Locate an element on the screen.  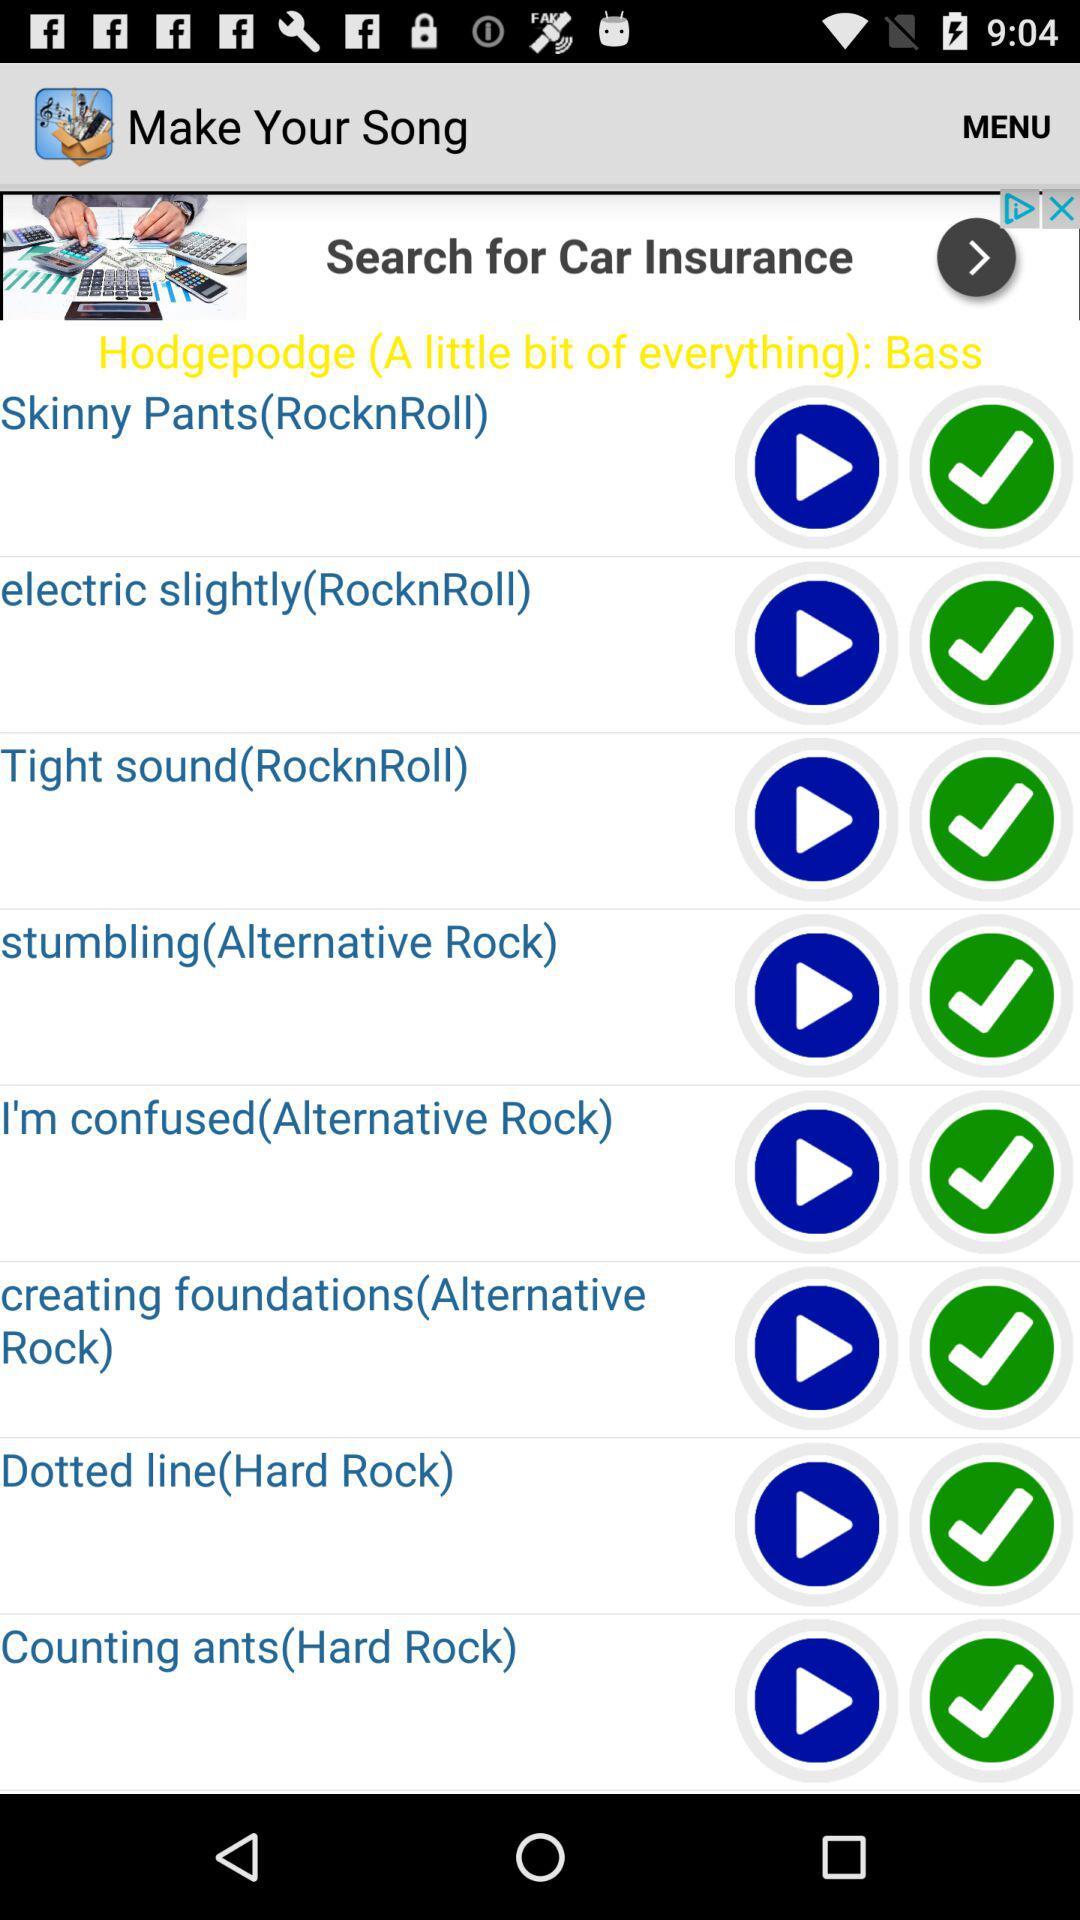
click check mark is located at coordinates (992, 1349).